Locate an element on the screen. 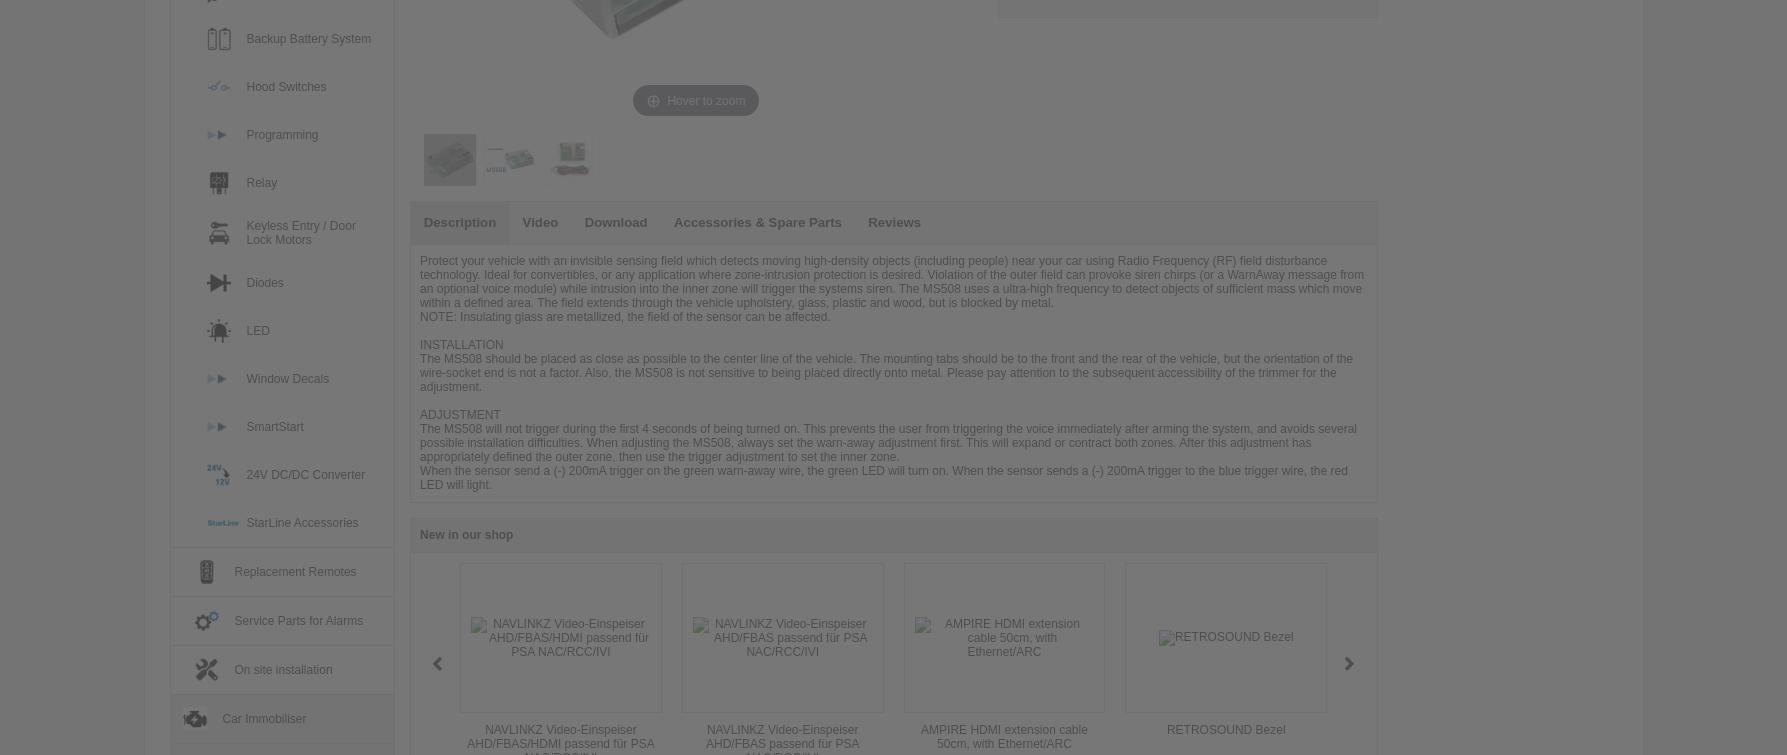 Image resolution: width=1787 pixels, height=755 pixels. 'When the sensor send a (-) 200mA trigger on the green warn-away wire, the green LED will turn on. When the sensor sends a (-) 200mA trigger to the blue trigger wire, the red LED will light.' is located at coordinates (883, 476).